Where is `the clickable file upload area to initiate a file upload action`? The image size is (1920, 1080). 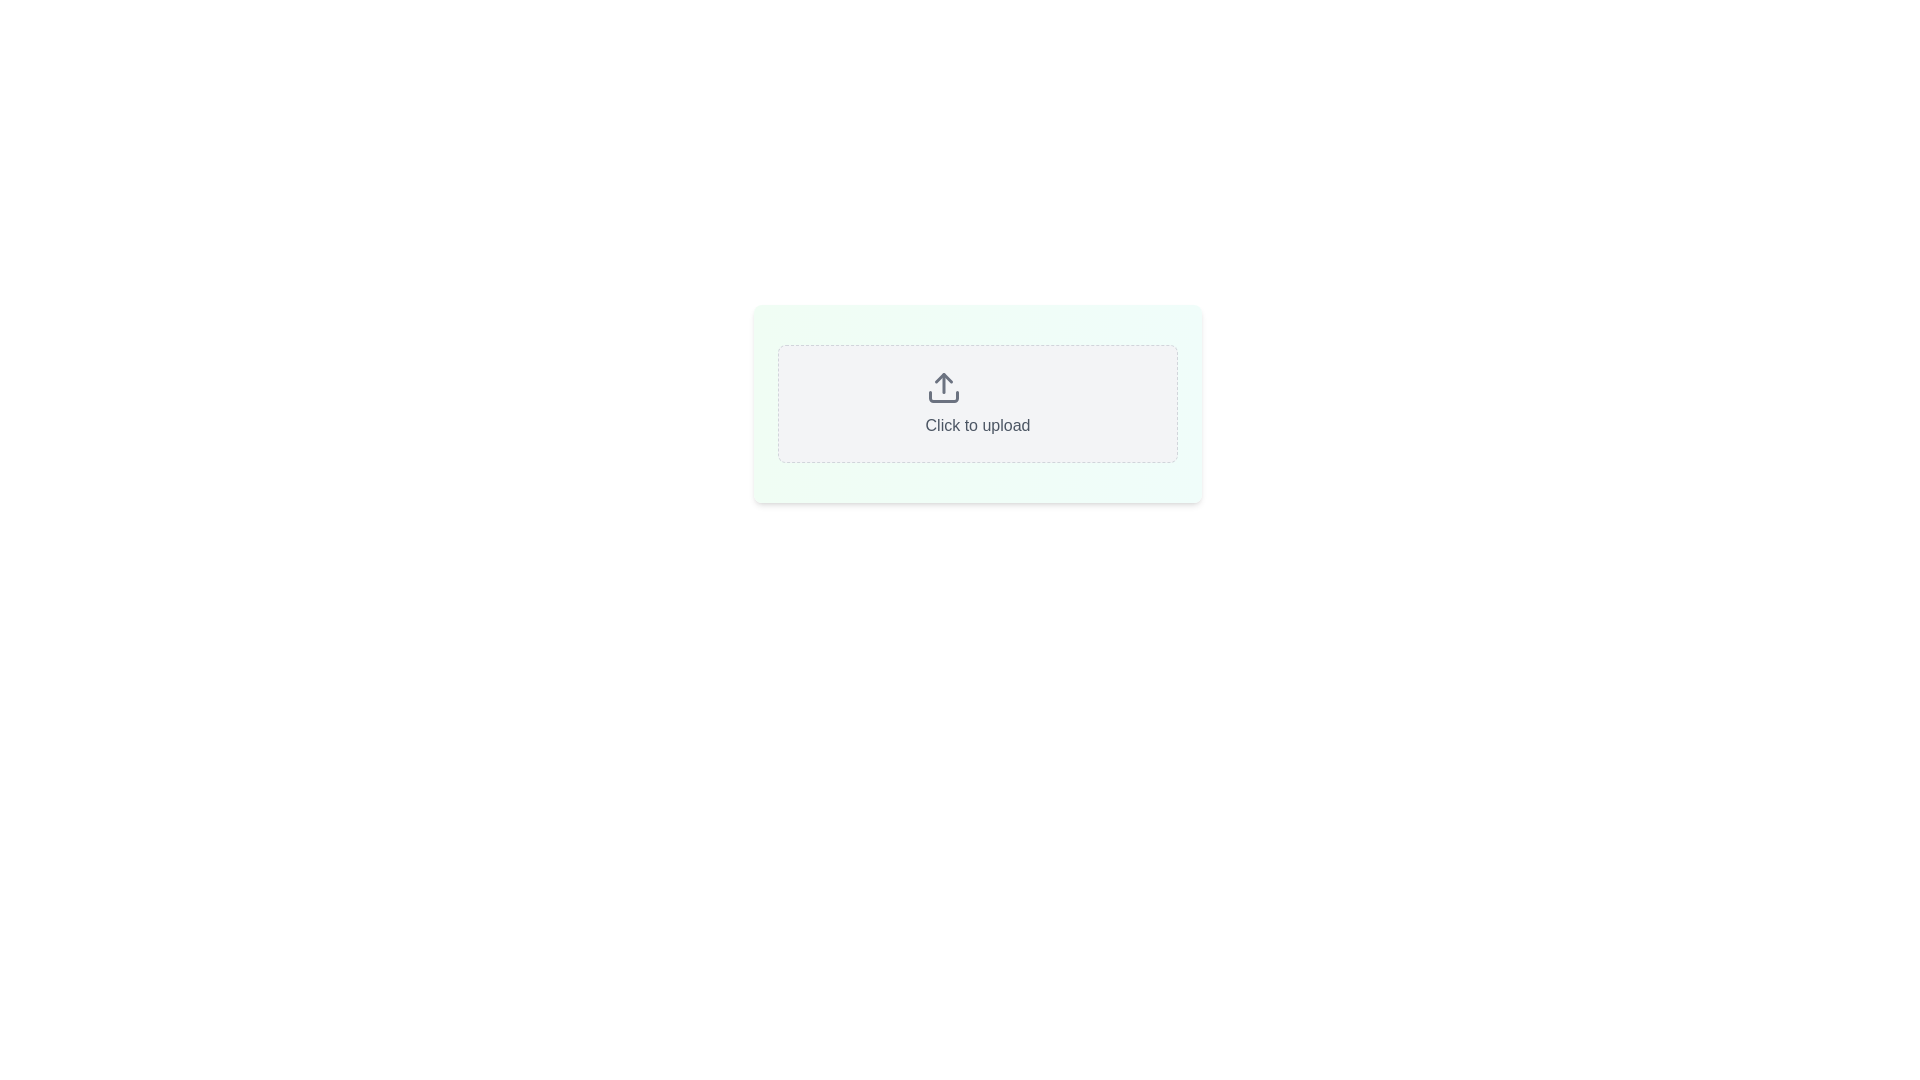 the clickable file upload area to initiate a file upload action is located at coordinates (978, 404).